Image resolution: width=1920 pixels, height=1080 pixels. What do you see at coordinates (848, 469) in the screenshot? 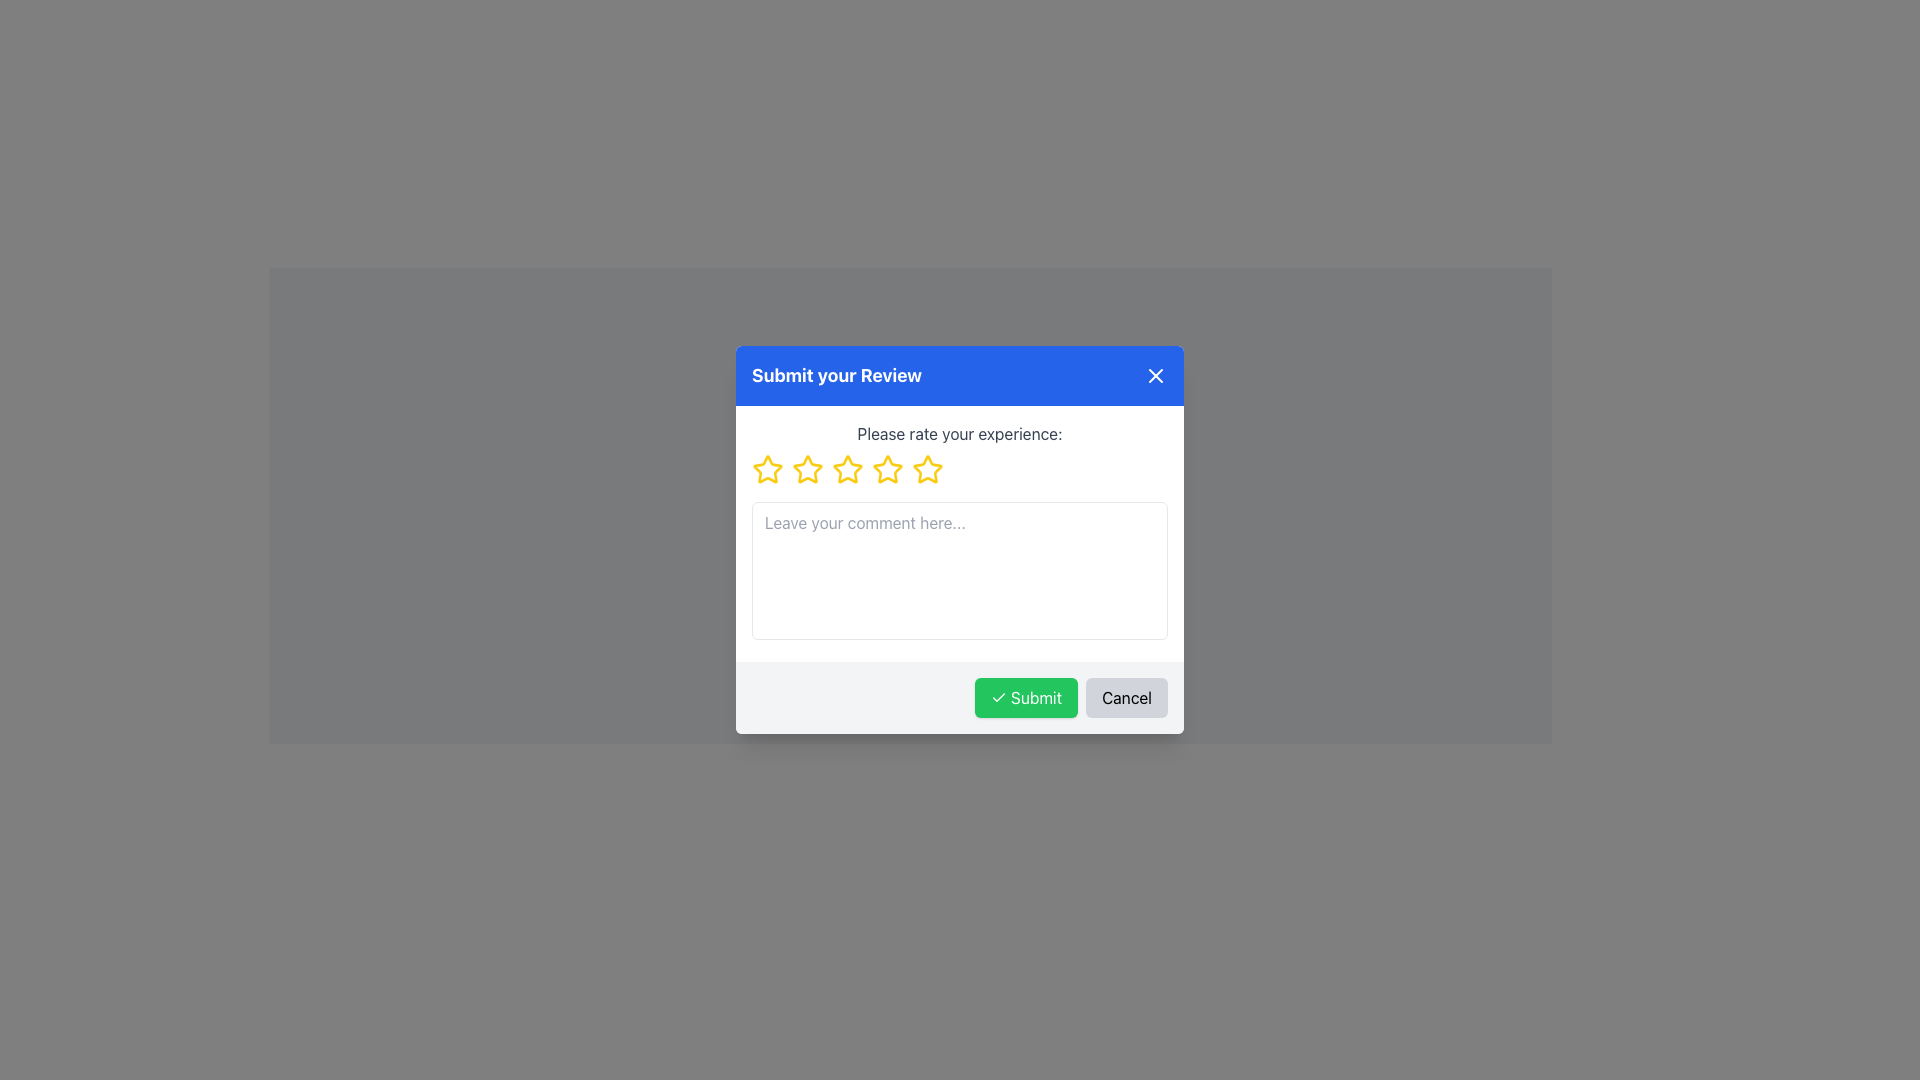
I see `the third star icon from the left in the rating system below the text 'Please rate your experience:'` at bounding box center [848, 469].